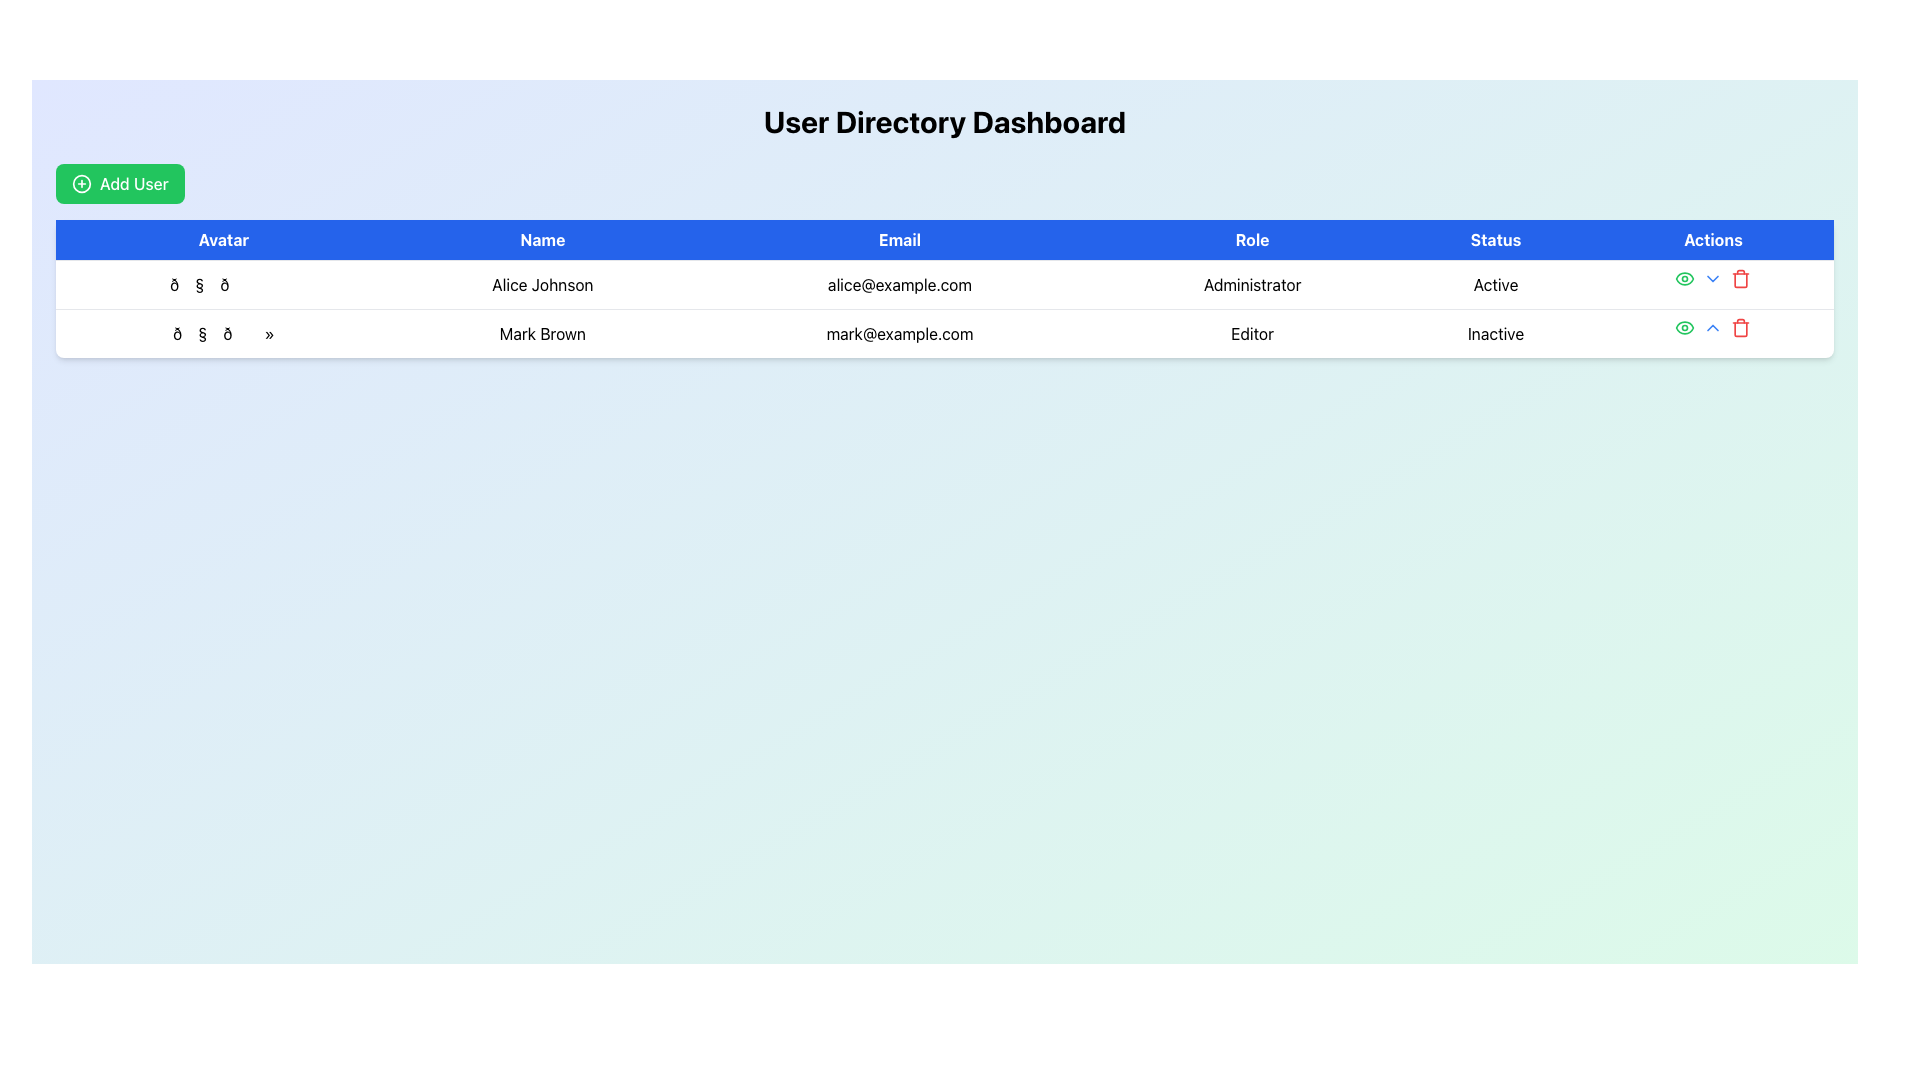  I want to click on the 'Add User' button located in the top-left section of the interface, so click(119, 184).